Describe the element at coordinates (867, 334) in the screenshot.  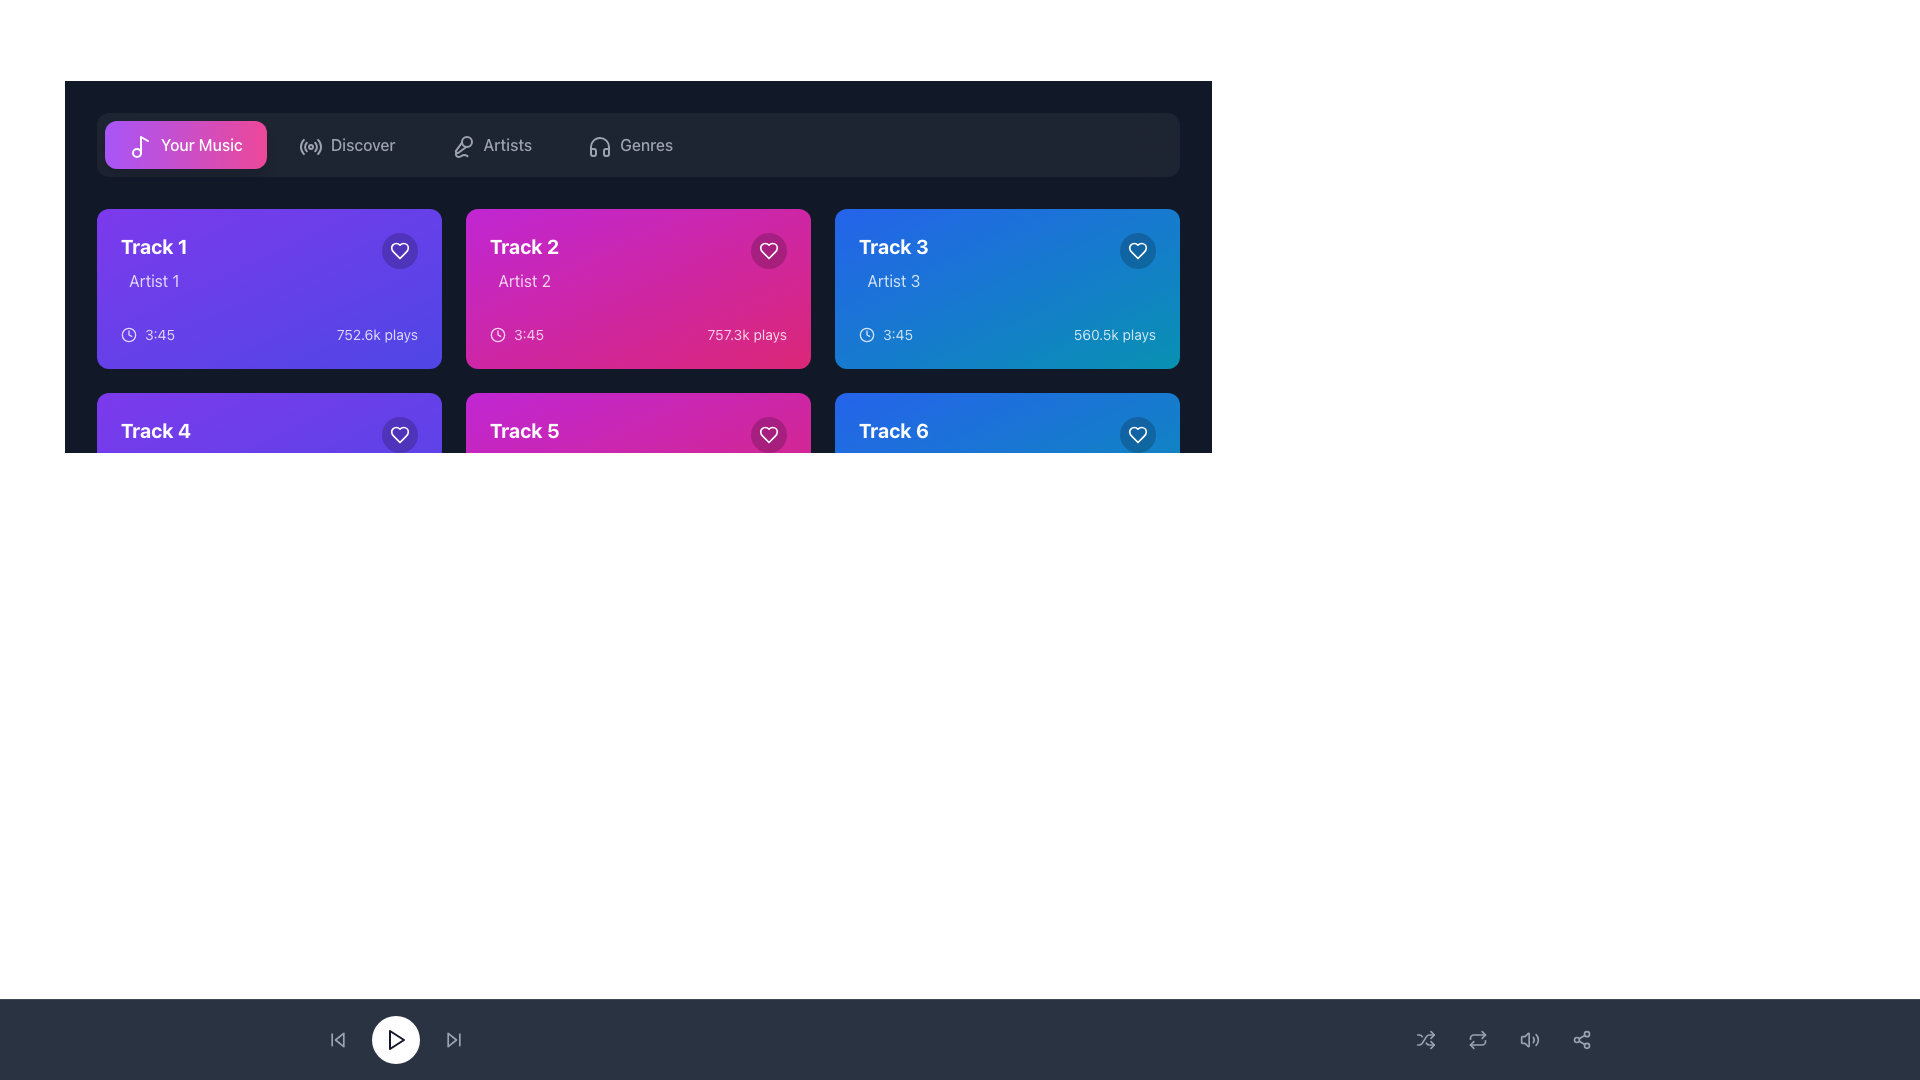
I see `the circular clock icon located within the 'Track 3' card at the top right of its content area` at that location.